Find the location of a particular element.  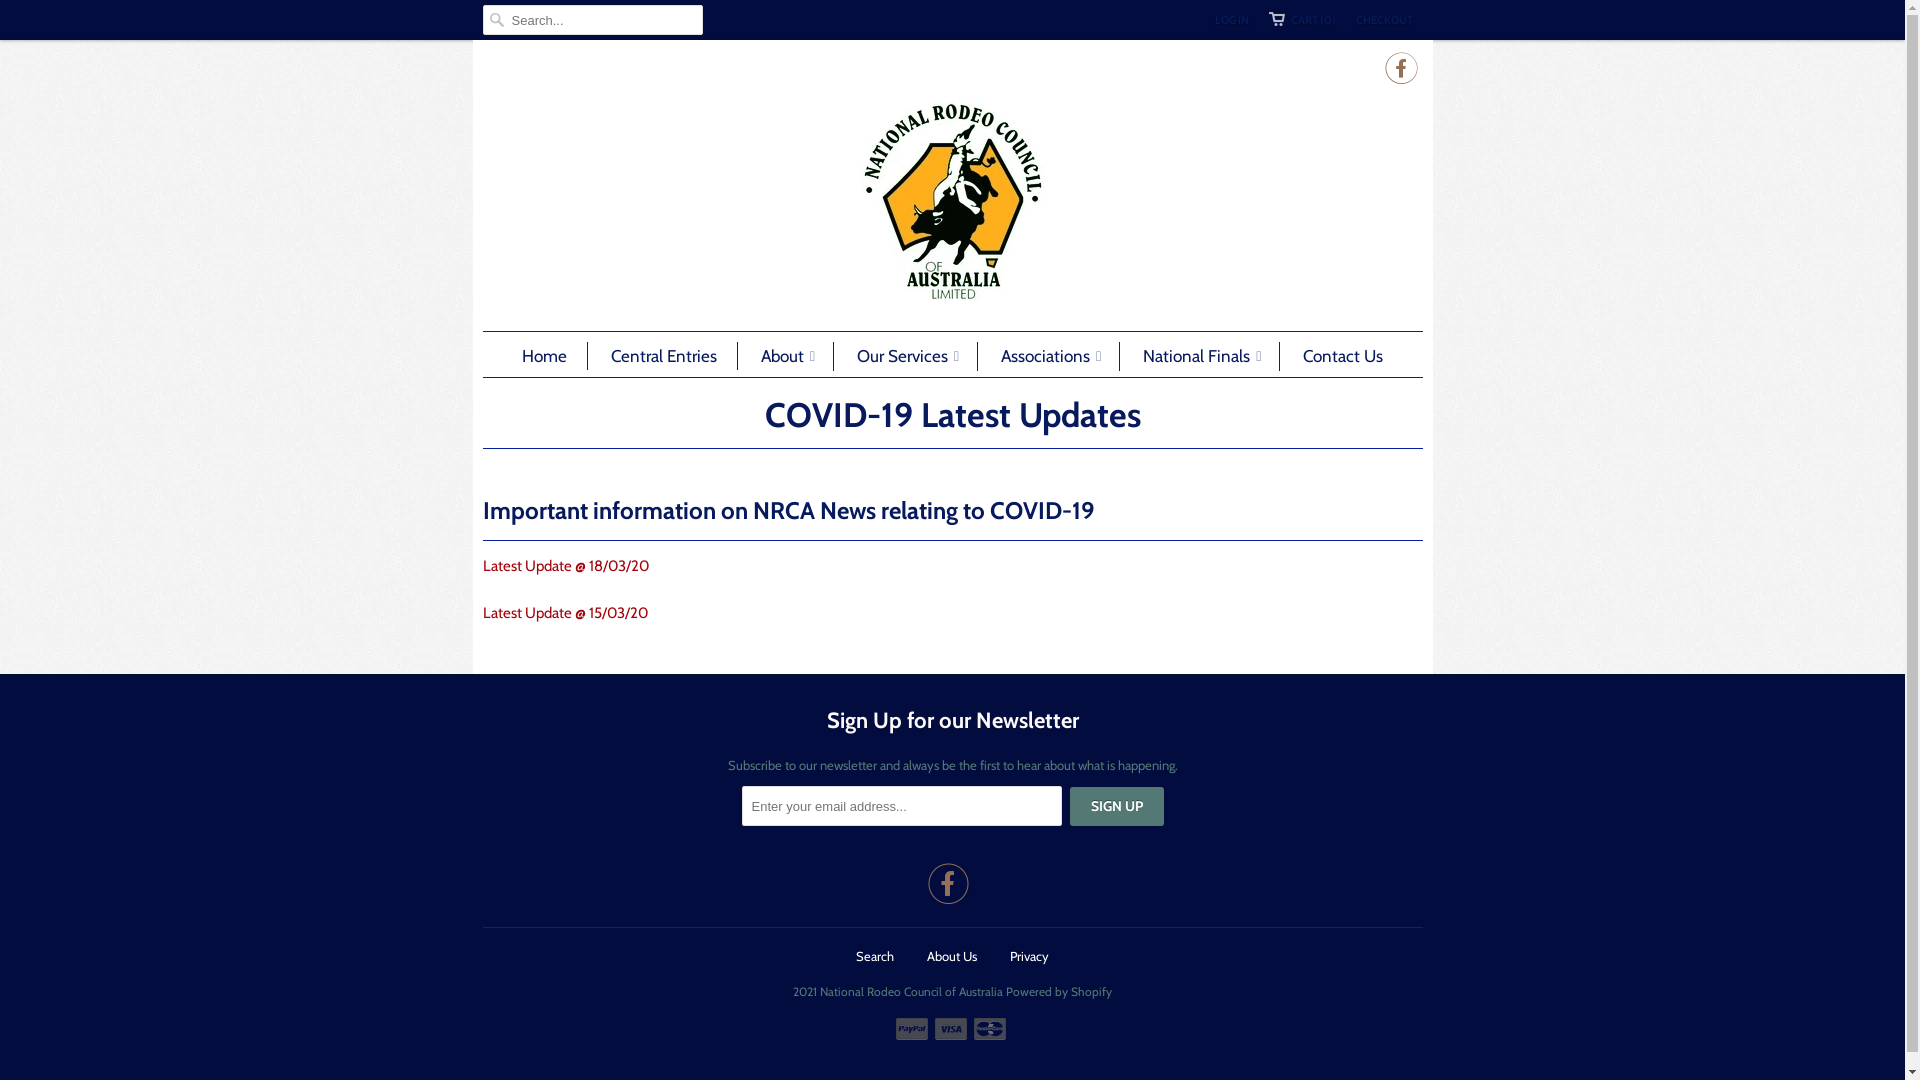

'Powered by Shopify' is located at coordinates (1058, 984).